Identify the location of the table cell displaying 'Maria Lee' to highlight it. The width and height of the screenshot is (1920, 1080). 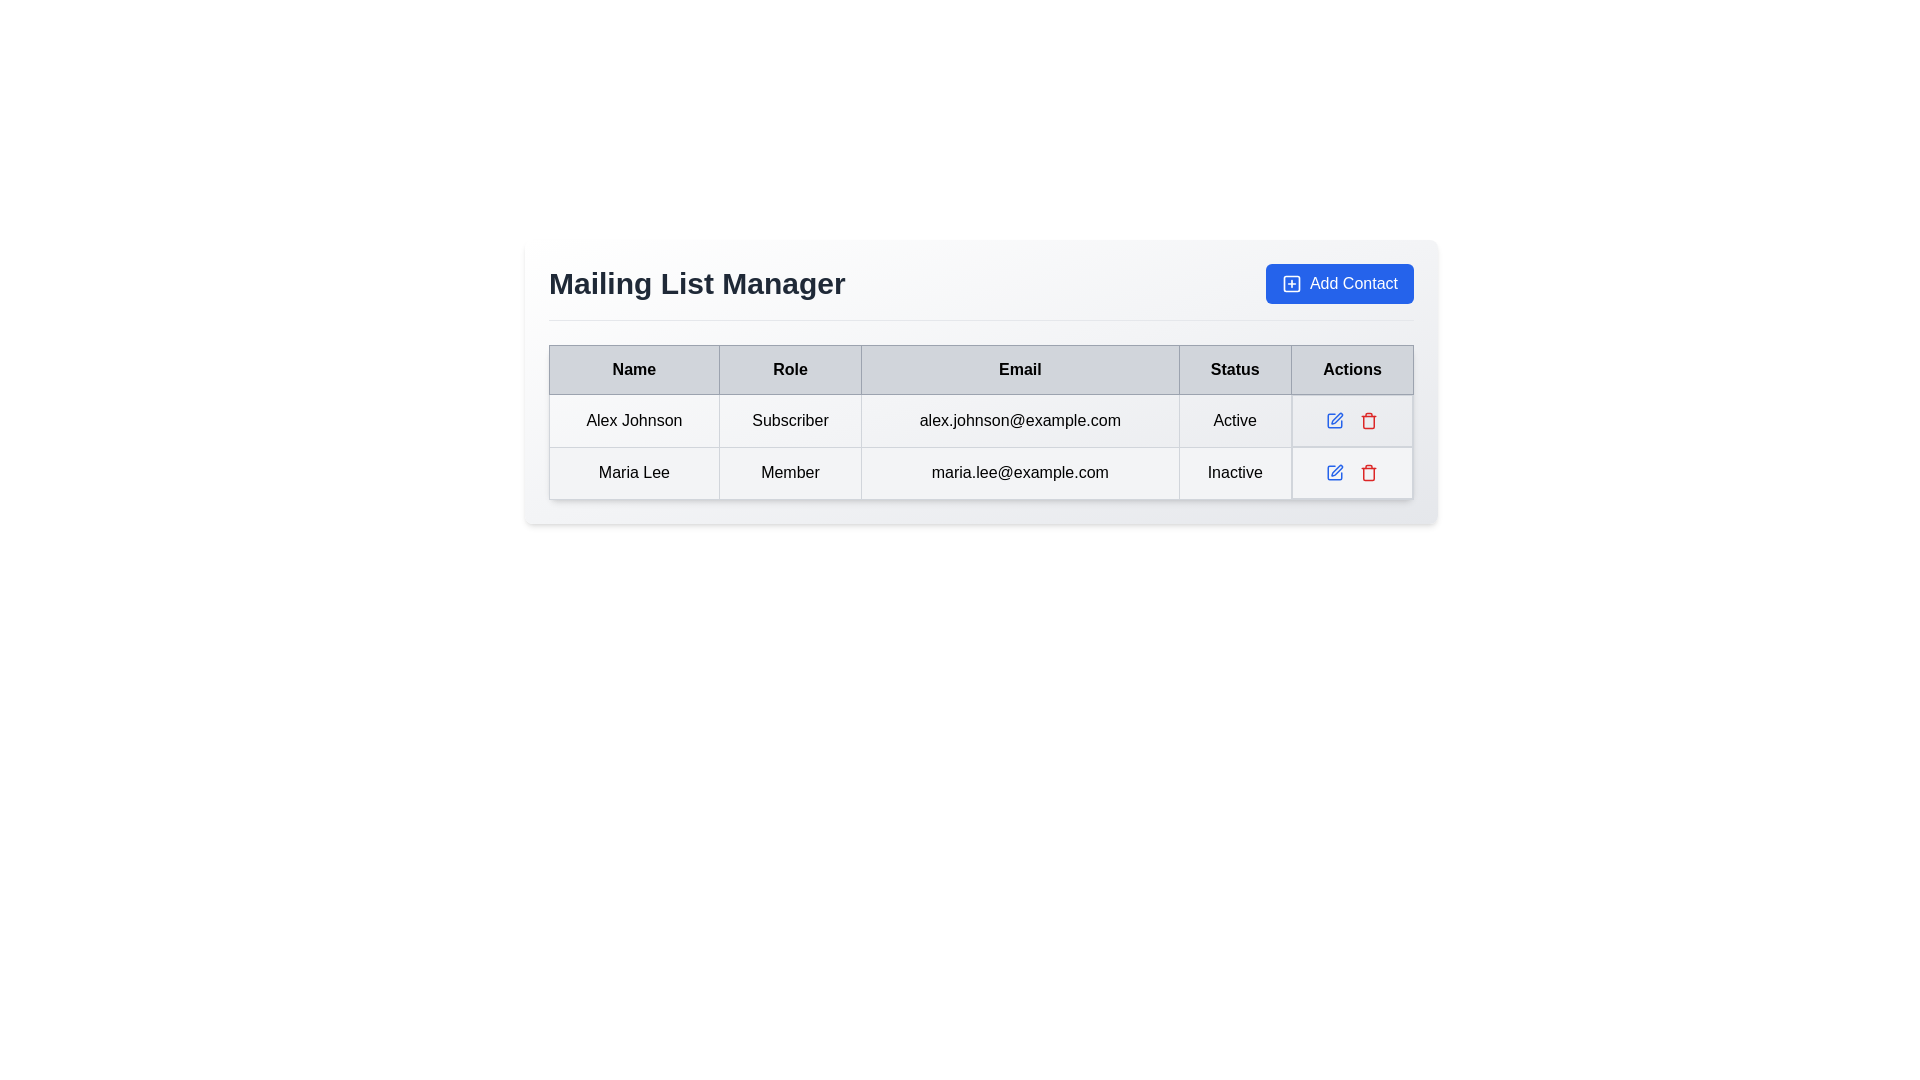
(633, 473).